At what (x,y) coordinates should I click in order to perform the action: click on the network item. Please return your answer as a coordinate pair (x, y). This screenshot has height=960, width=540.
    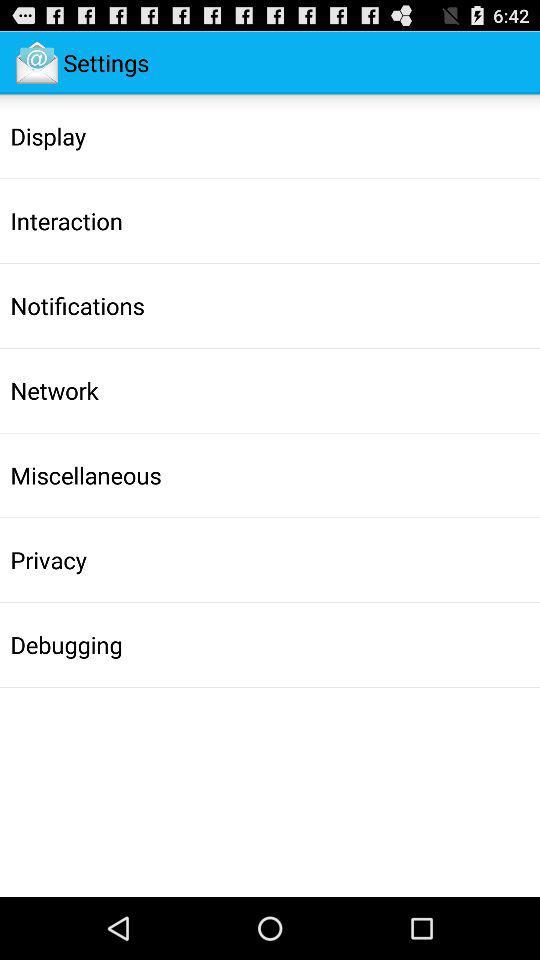
    Looking at the image, I should click on (54, 389).